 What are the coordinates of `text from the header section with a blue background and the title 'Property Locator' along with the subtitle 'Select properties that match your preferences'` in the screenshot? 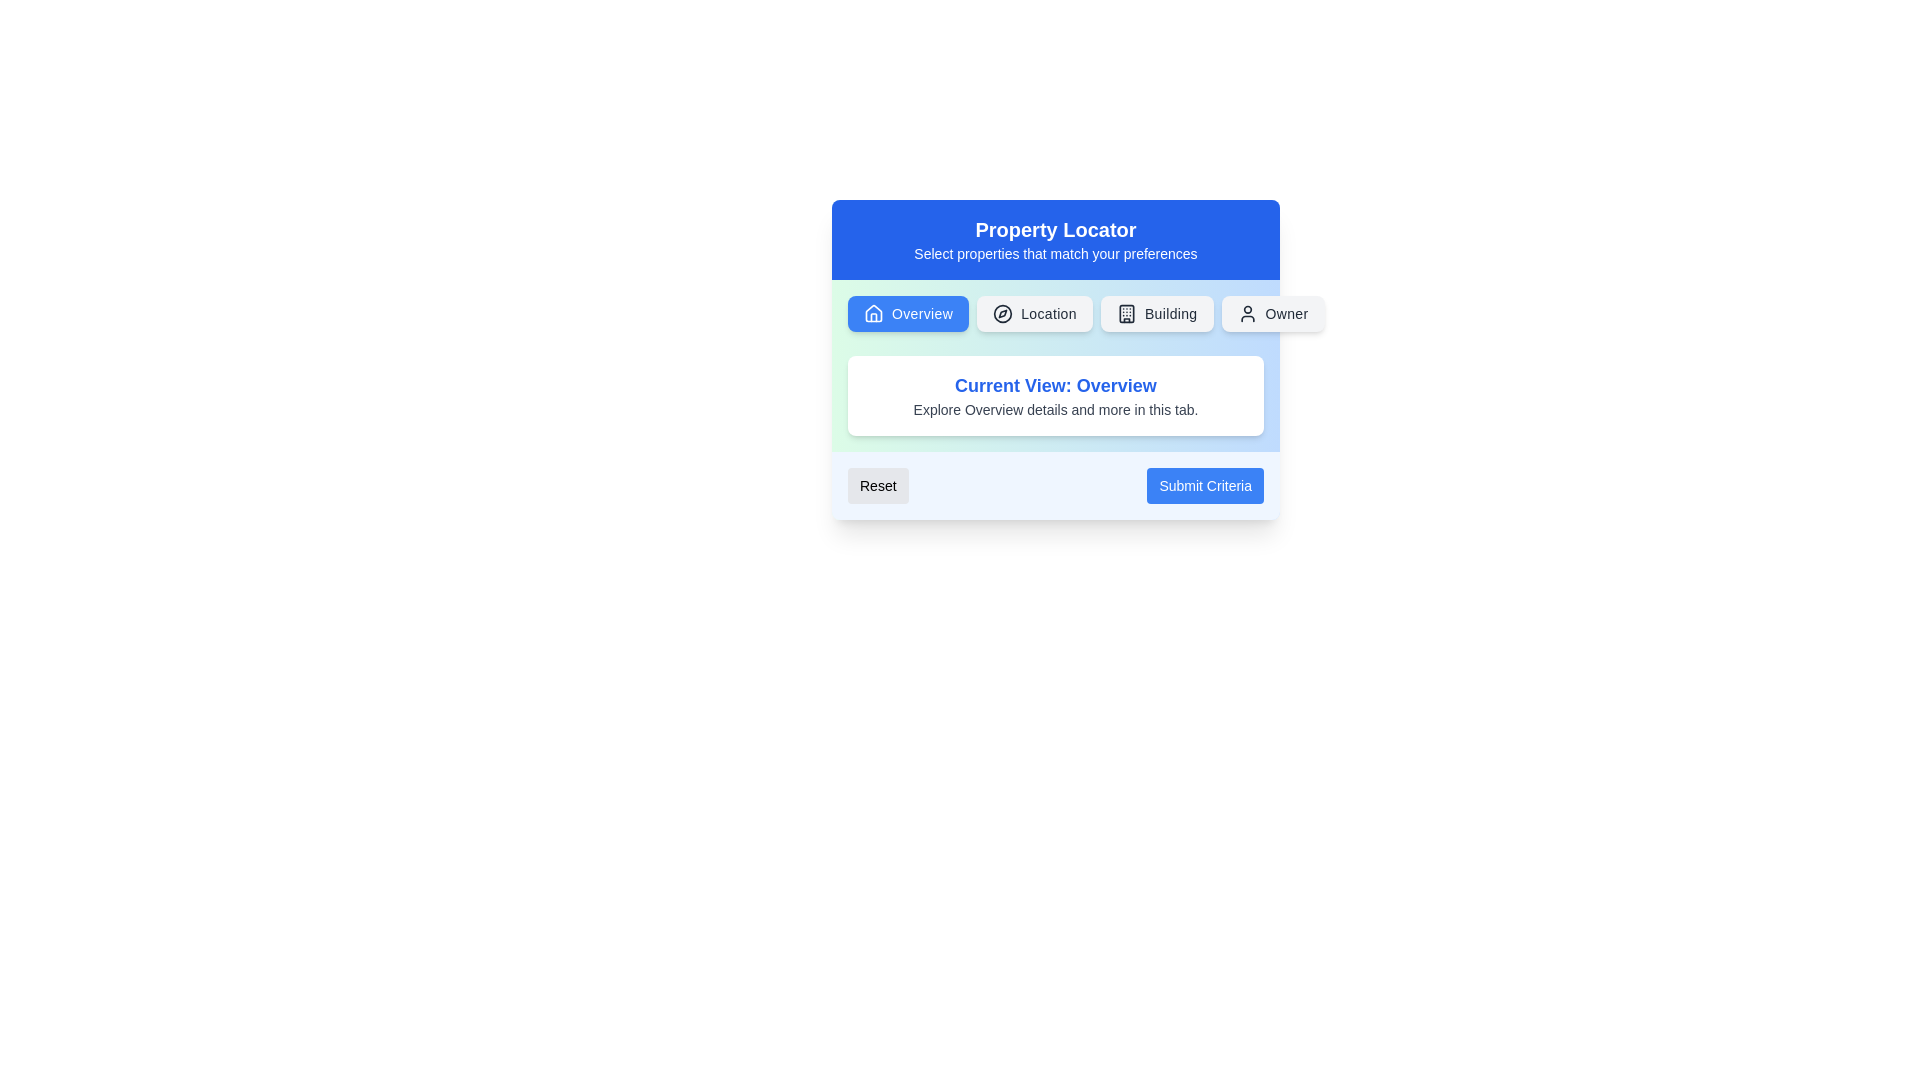 It's located at (1055, 238).